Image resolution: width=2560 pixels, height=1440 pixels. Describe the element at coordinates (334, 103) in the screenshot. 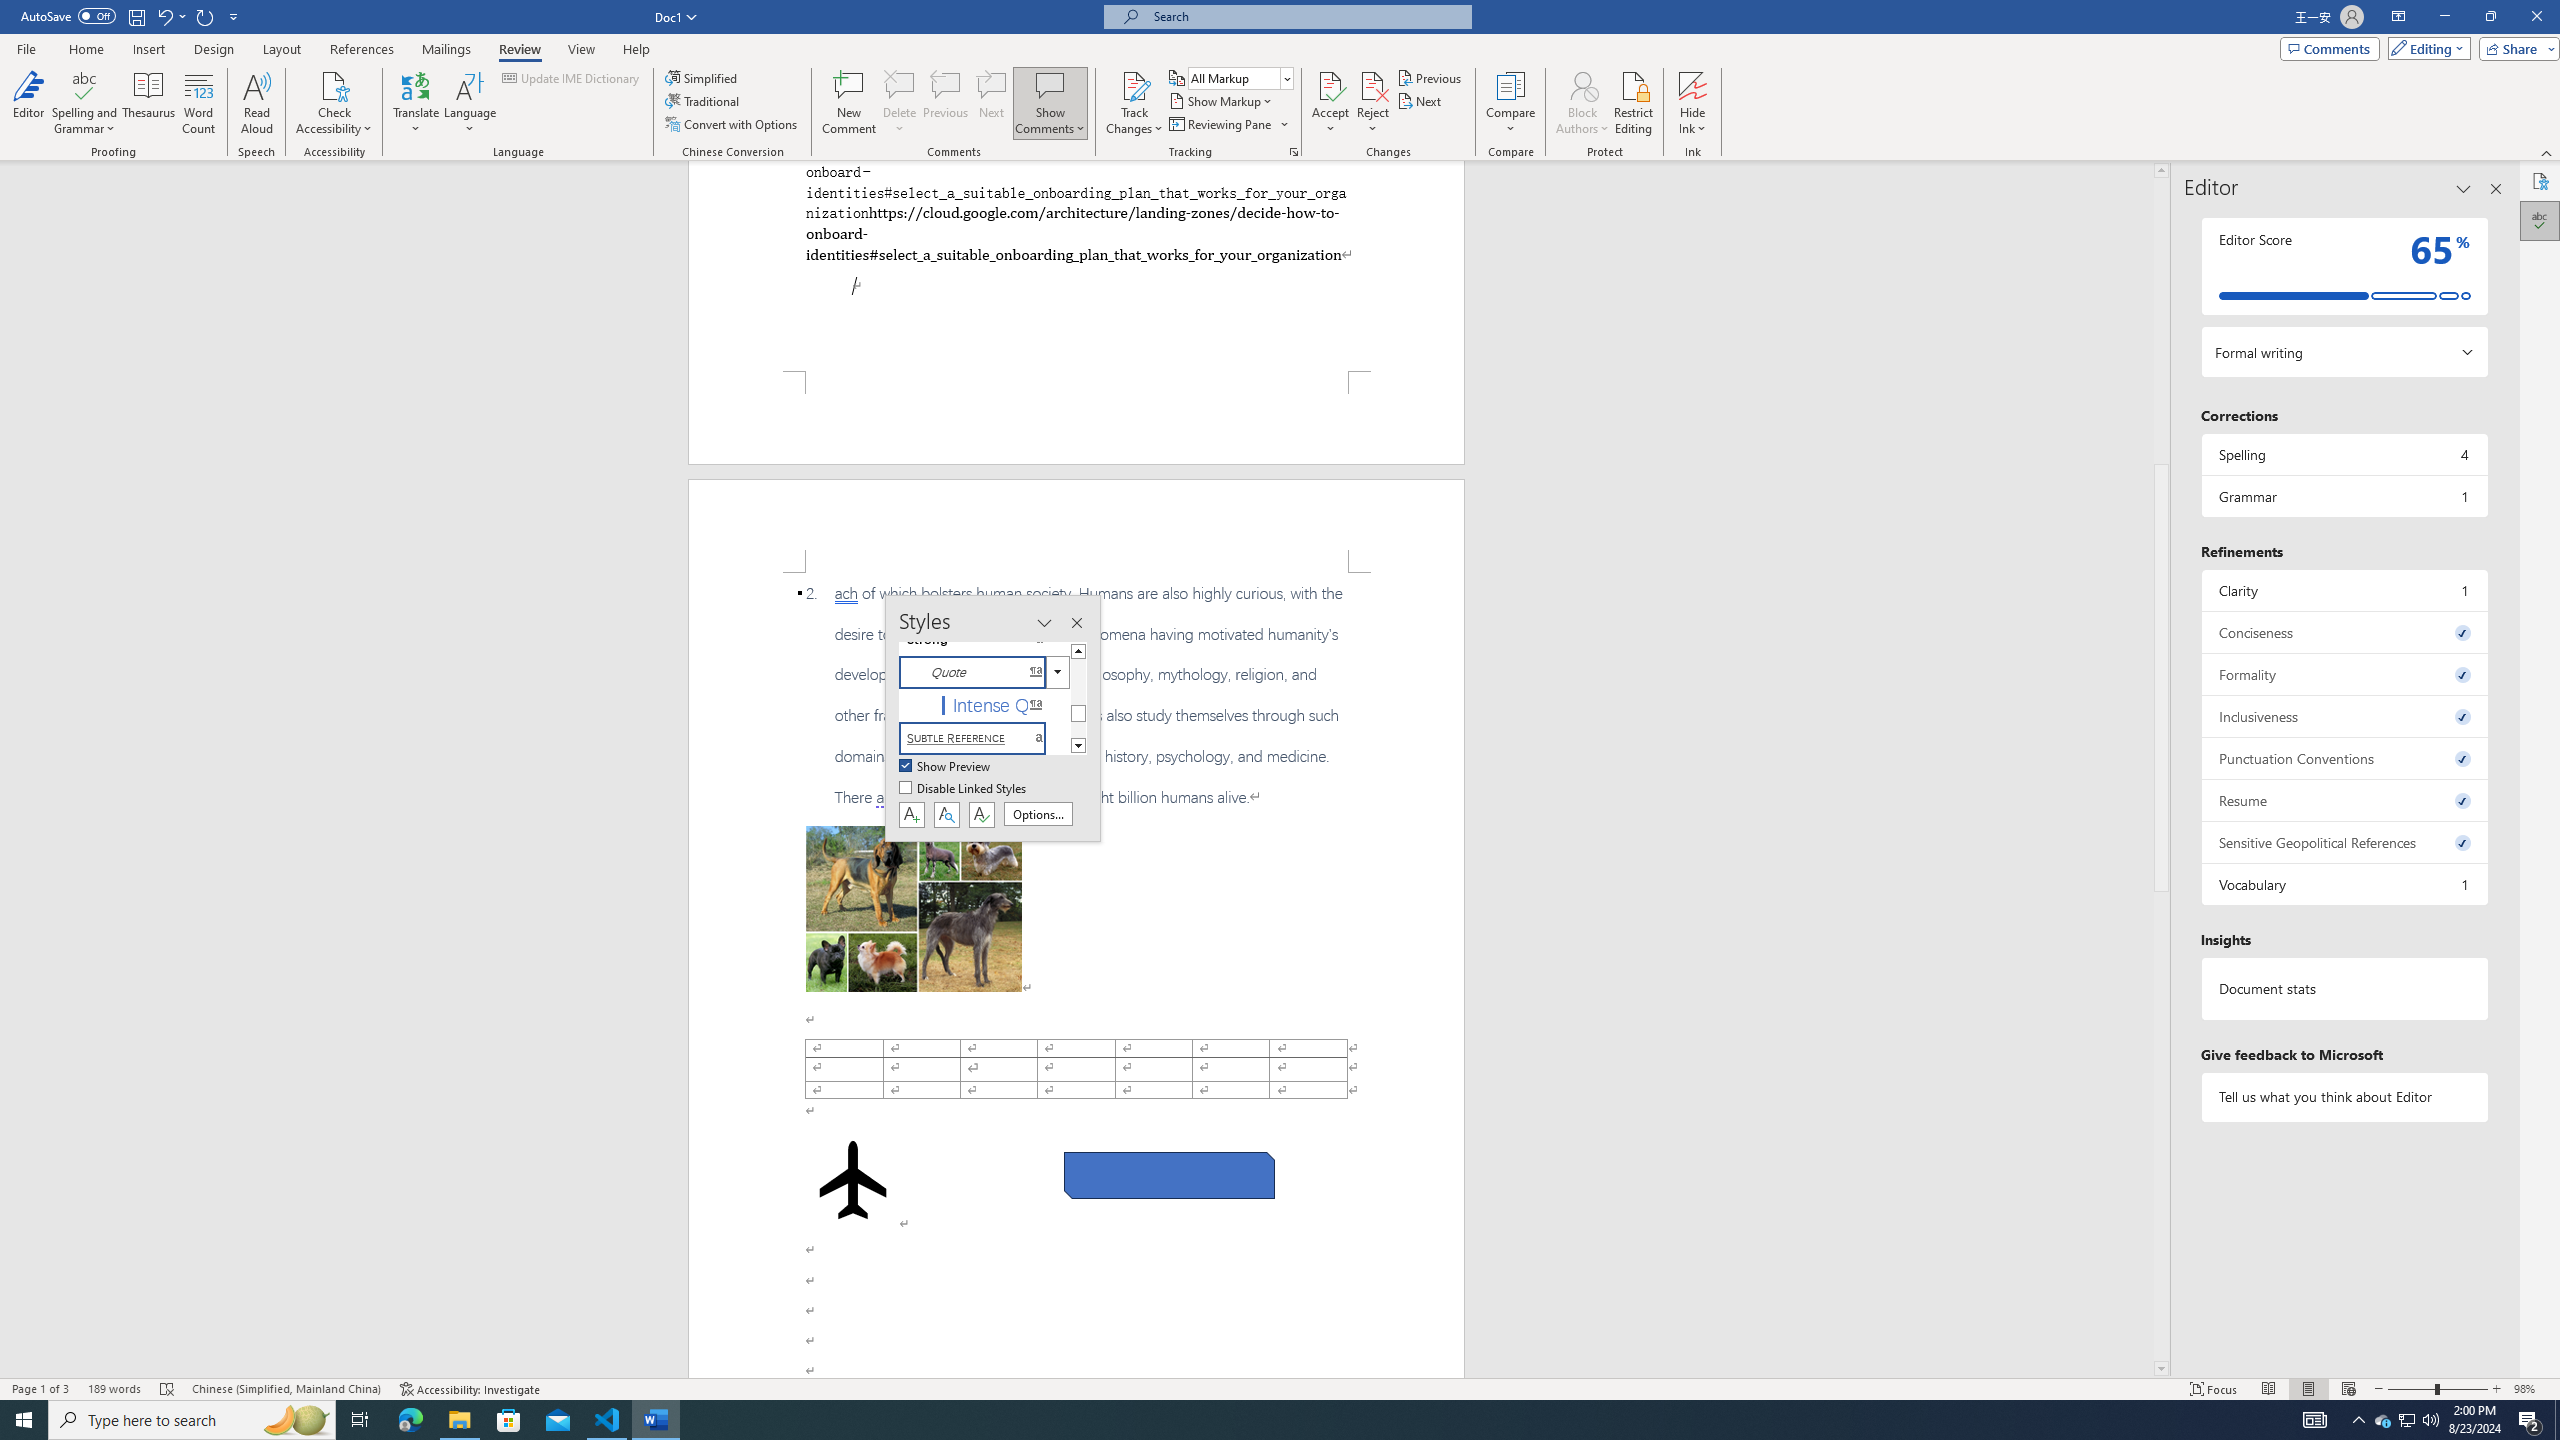

I see `'Check Accessibility'` at that location.